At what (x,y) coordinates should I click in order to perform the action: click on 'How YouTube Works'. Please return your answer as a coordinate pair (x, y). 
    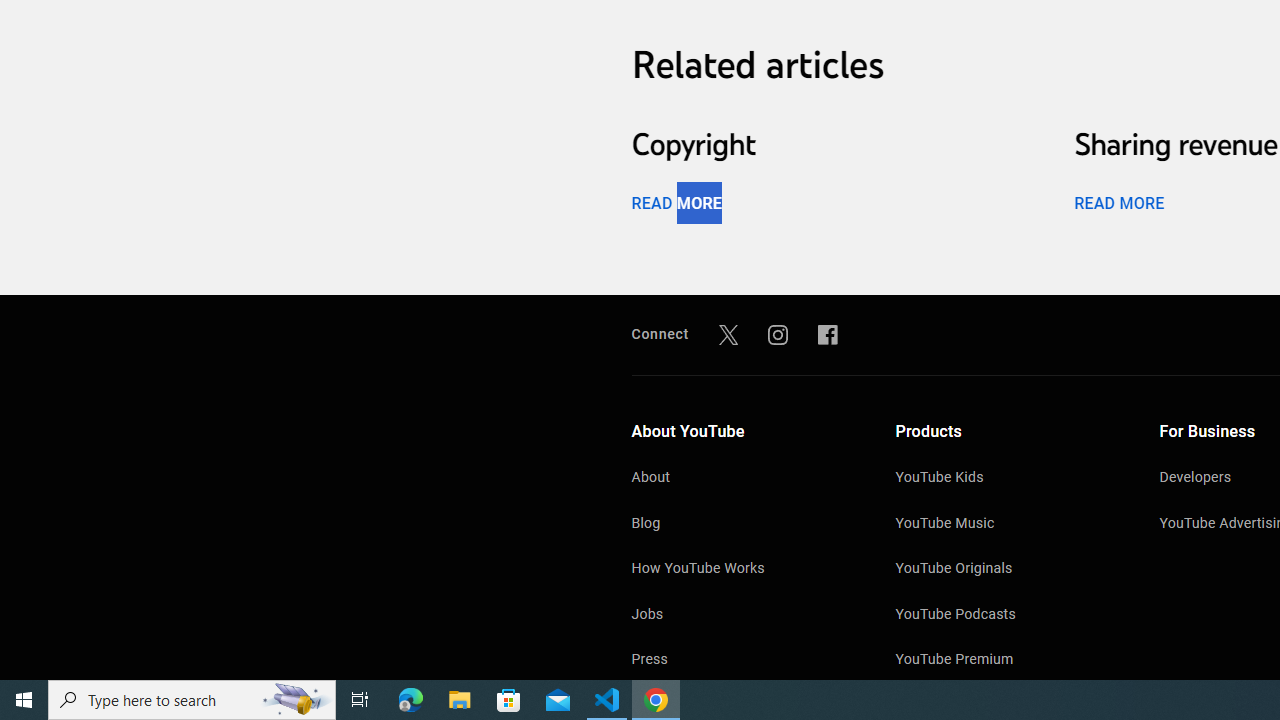
    Looking at the image, I should click on (742, 570).